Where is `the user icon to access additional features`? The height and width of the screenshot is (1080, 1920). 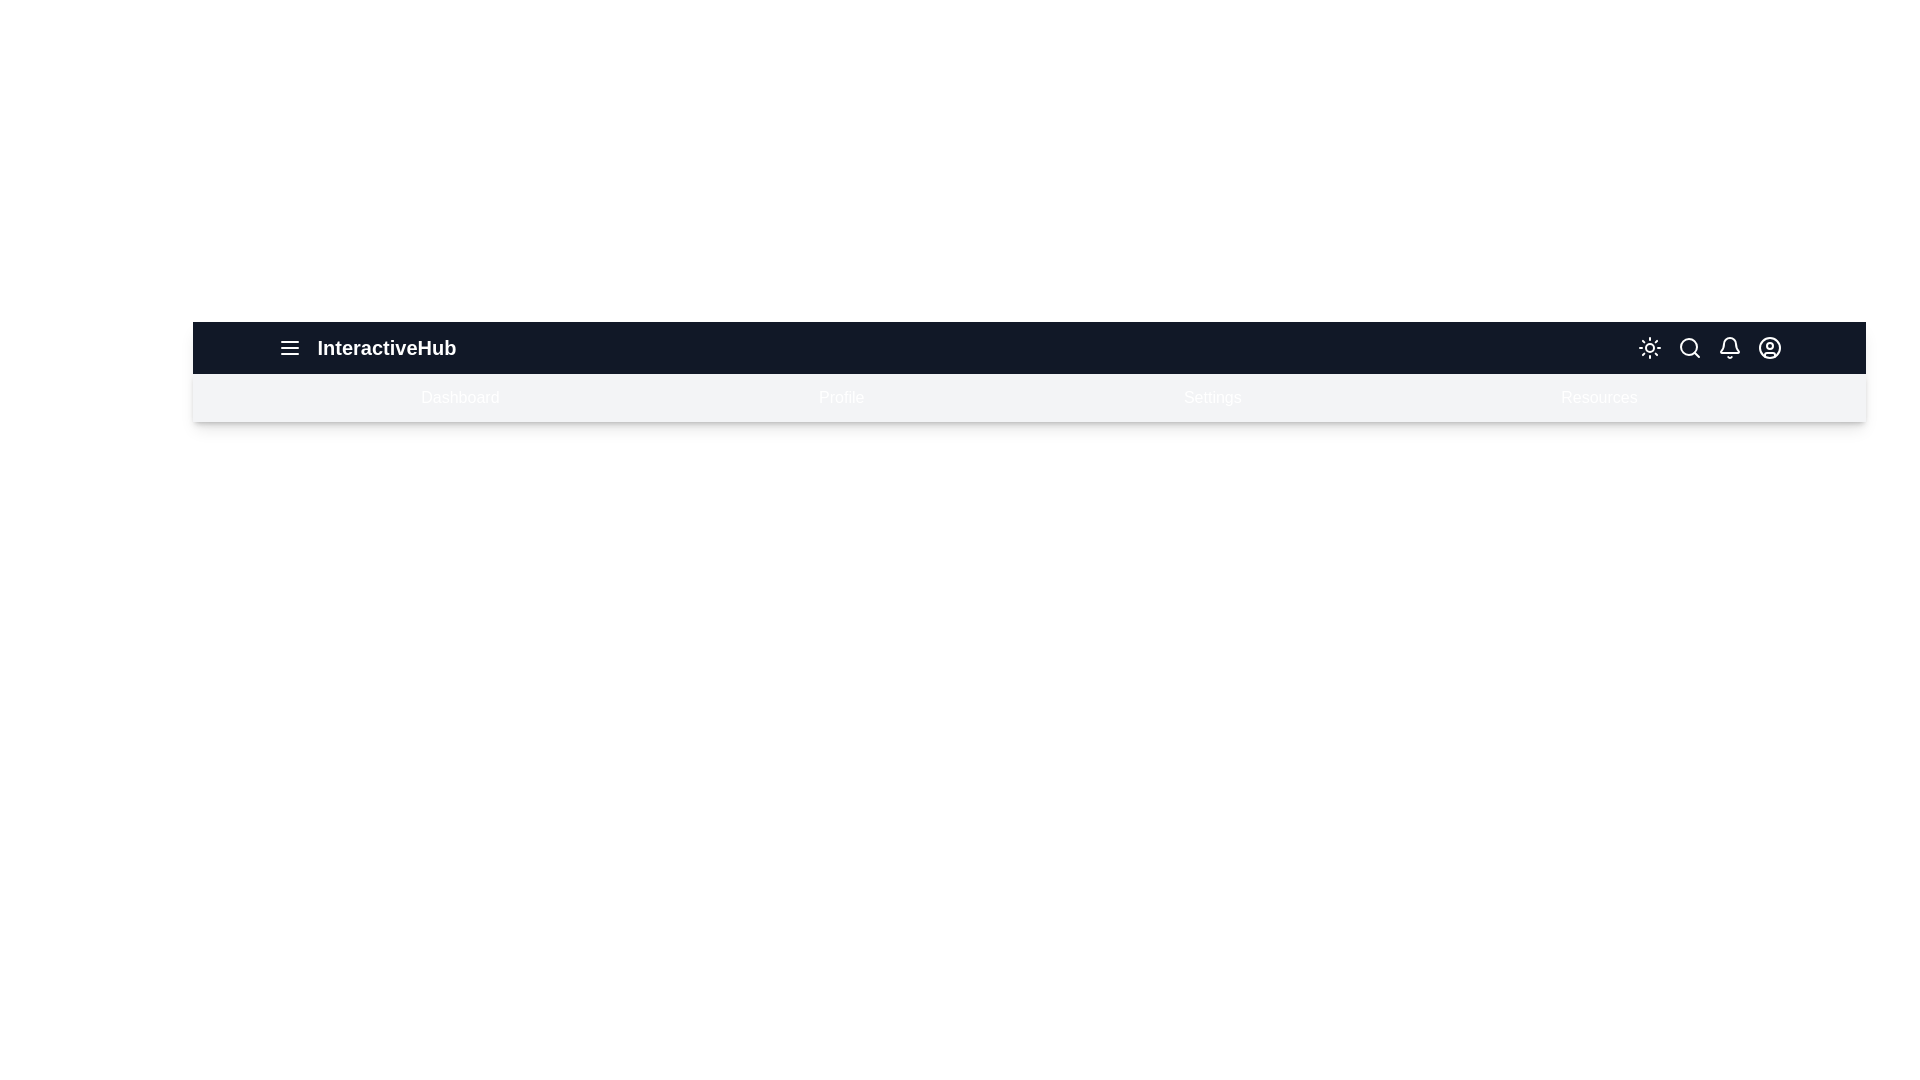
the user icon to access additional features is located at coordinates (1769, 346).